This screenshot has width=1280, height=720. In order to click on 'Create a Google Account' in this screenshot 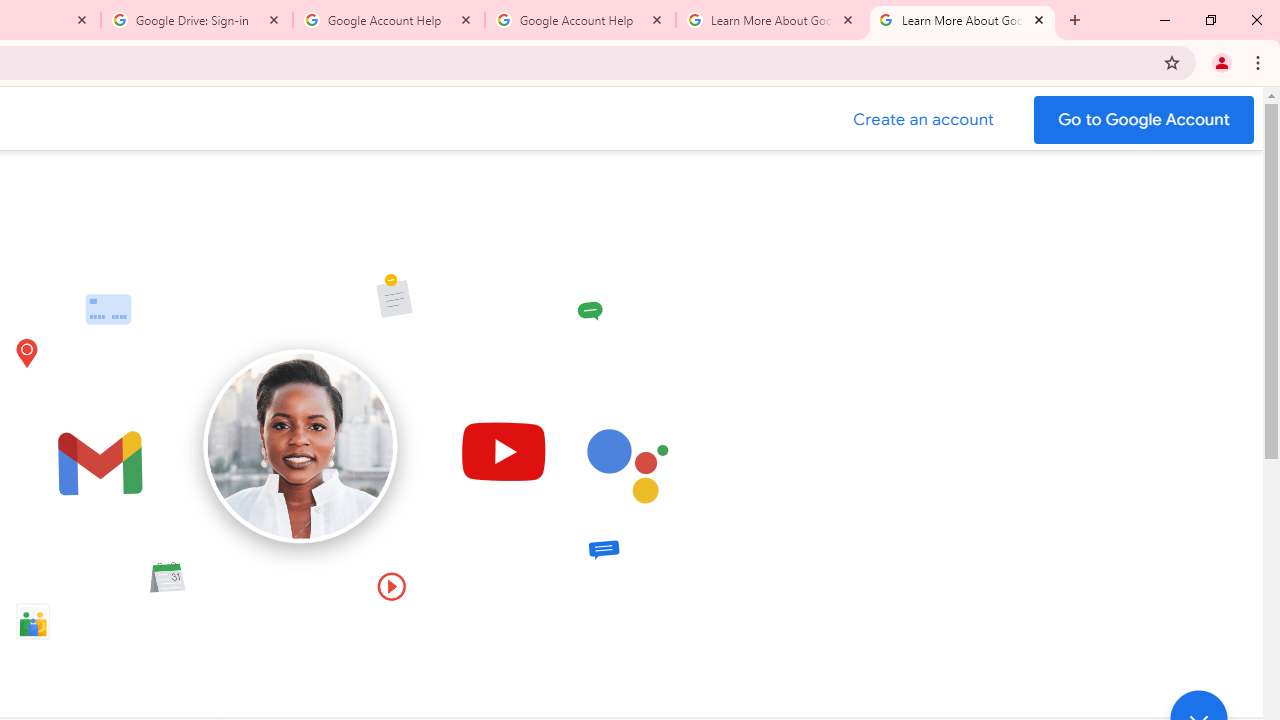, I will do `click(923, 119)`.